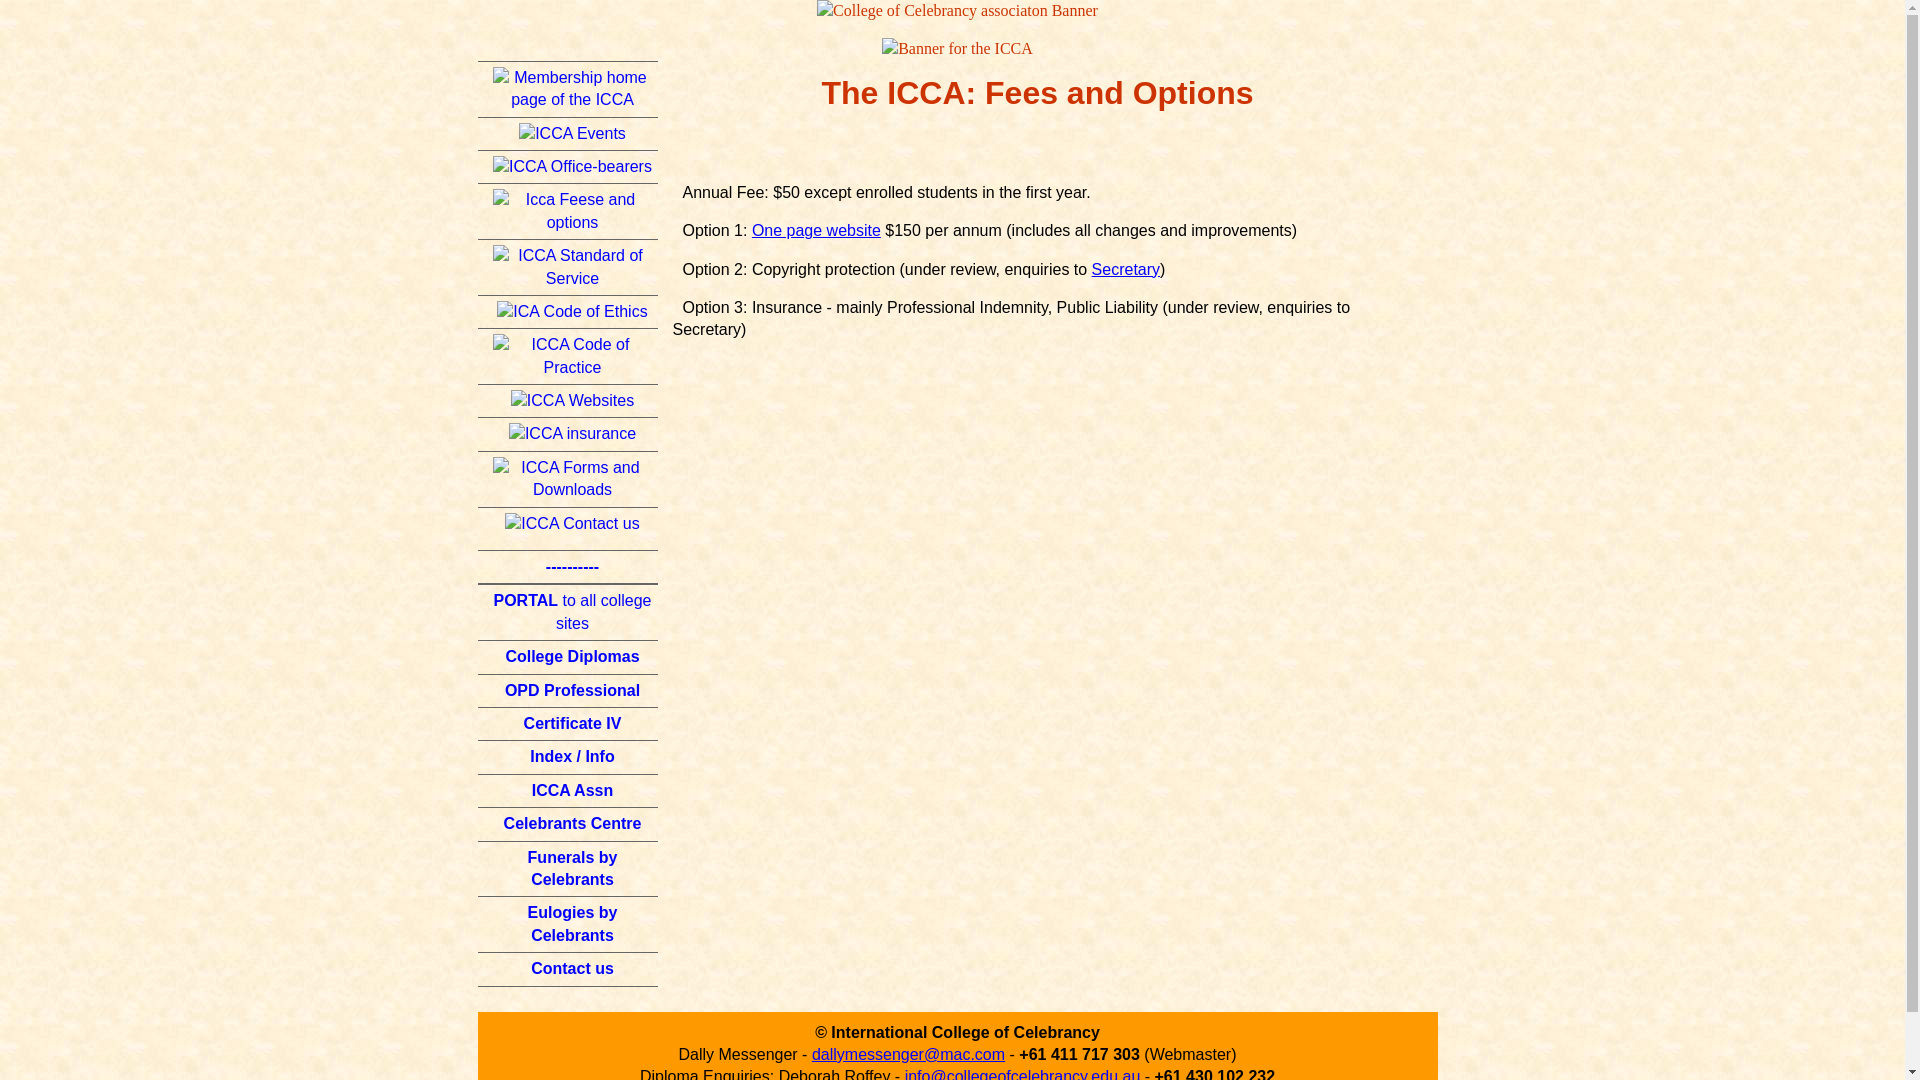 Image resolution: width=1920 pixels, height=1080 pixels. I want to click on 'dallymessenger@mac.com', so click(907, 1053).